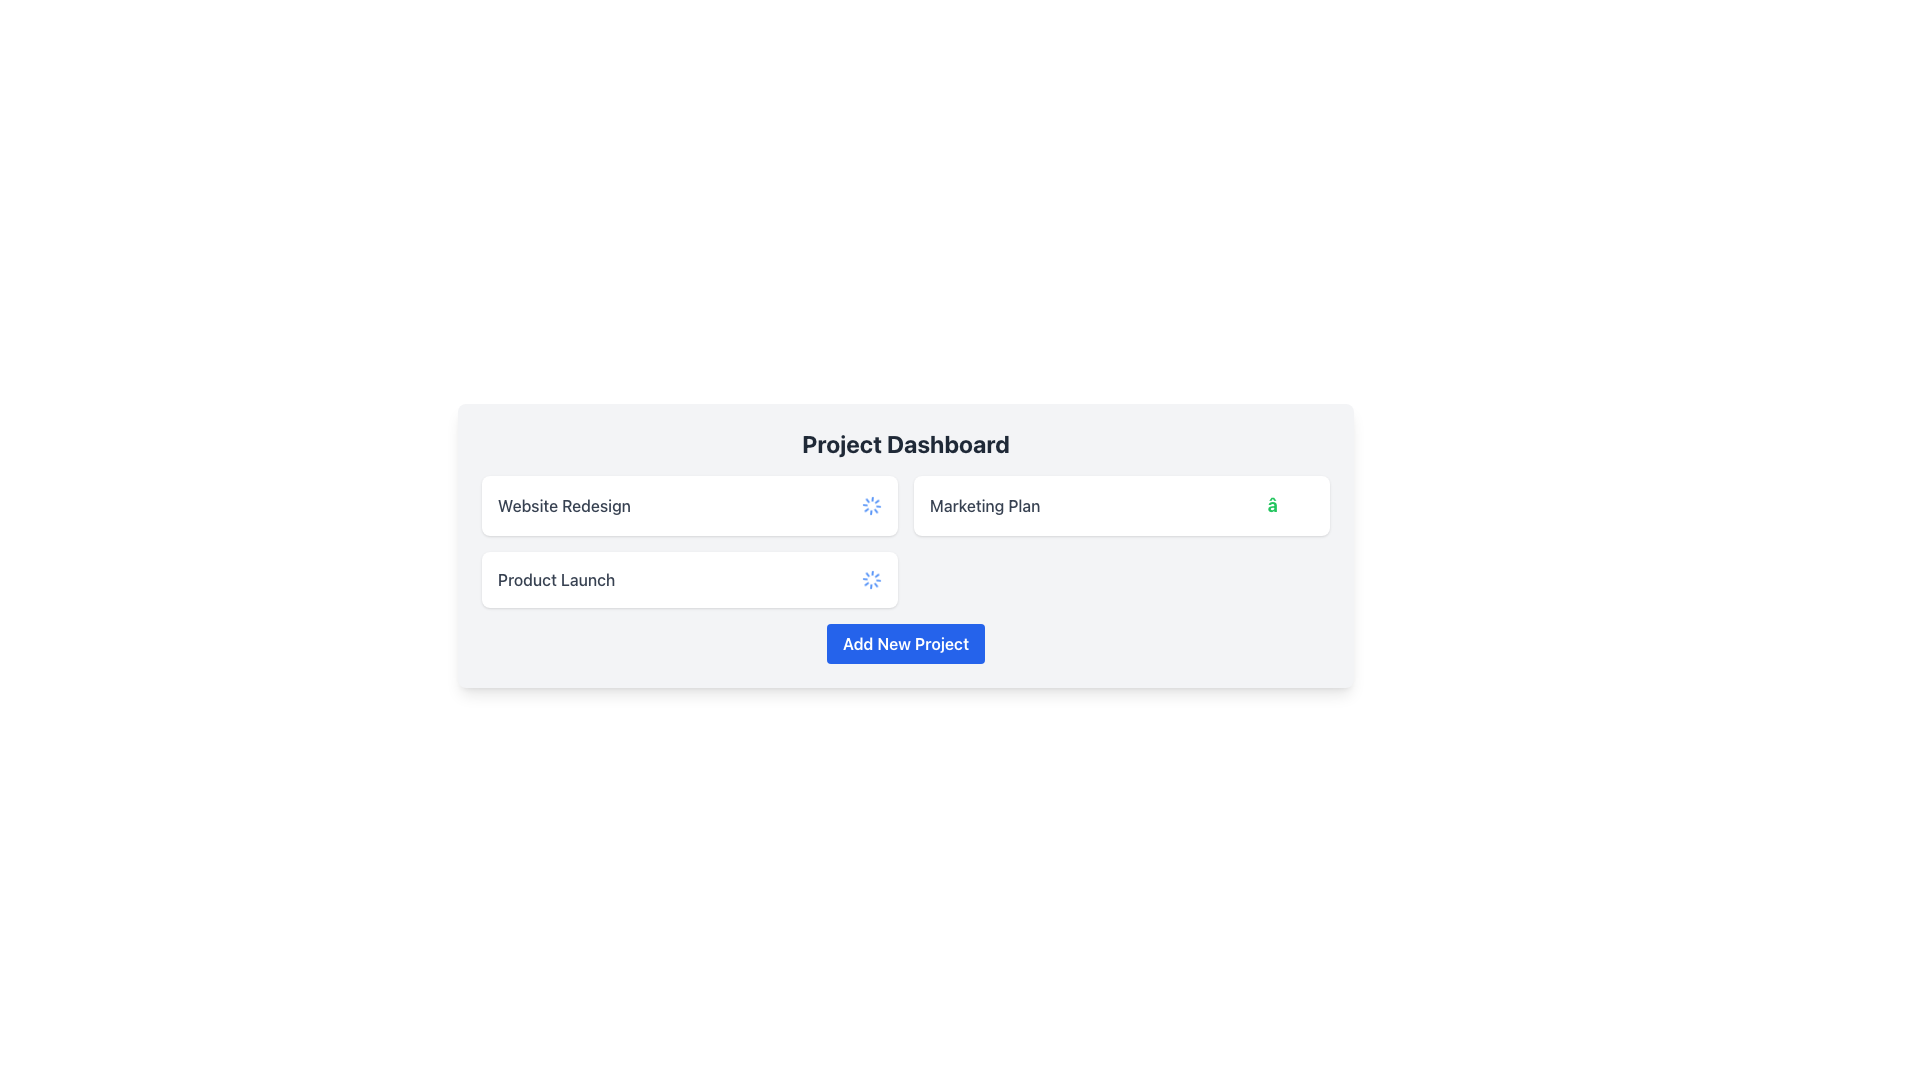  Describe the element at coordinates (905, 644) in the screenshot. I see `the blue rectangular button labeled 'Add New Project' located at the bottom center of the 'Project Dashboard'` at that location.